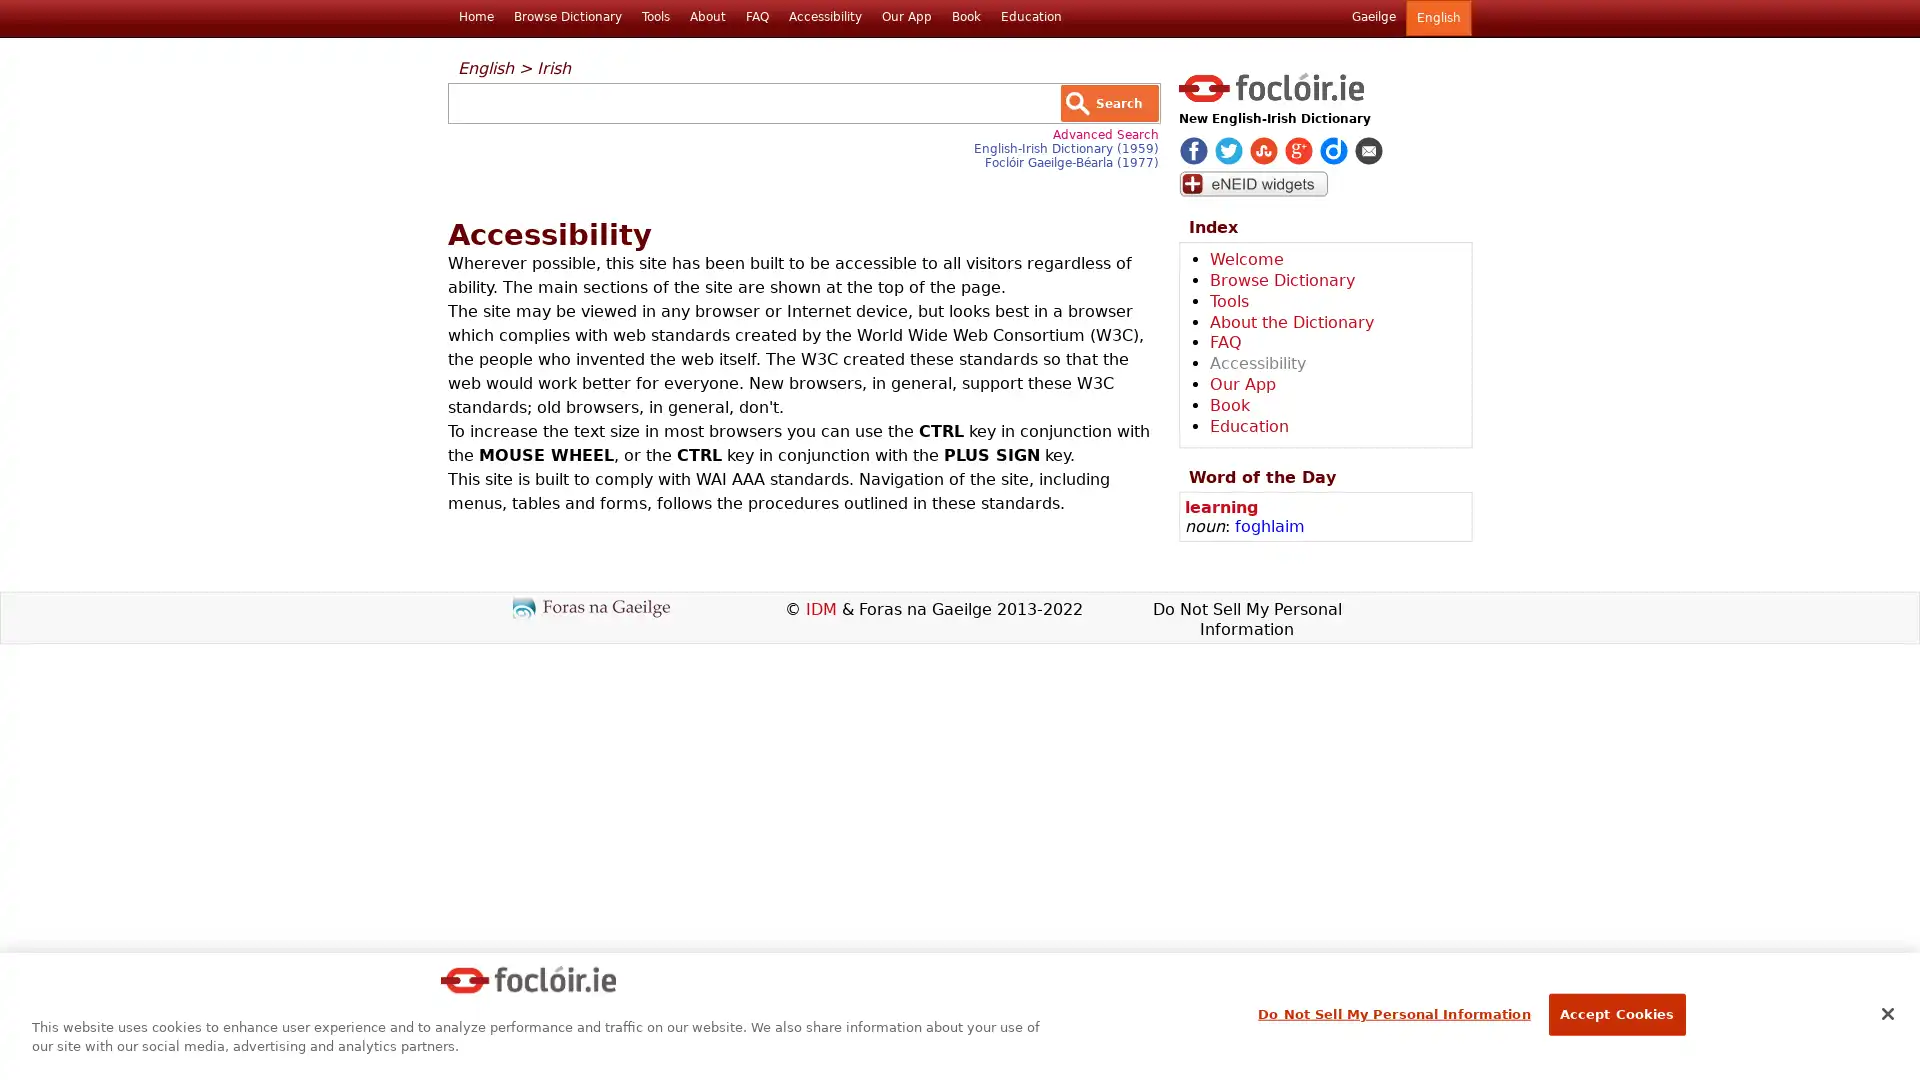  Describe the element at coordinates (1108, 103) in the screenshot. I see `Search` at that location.